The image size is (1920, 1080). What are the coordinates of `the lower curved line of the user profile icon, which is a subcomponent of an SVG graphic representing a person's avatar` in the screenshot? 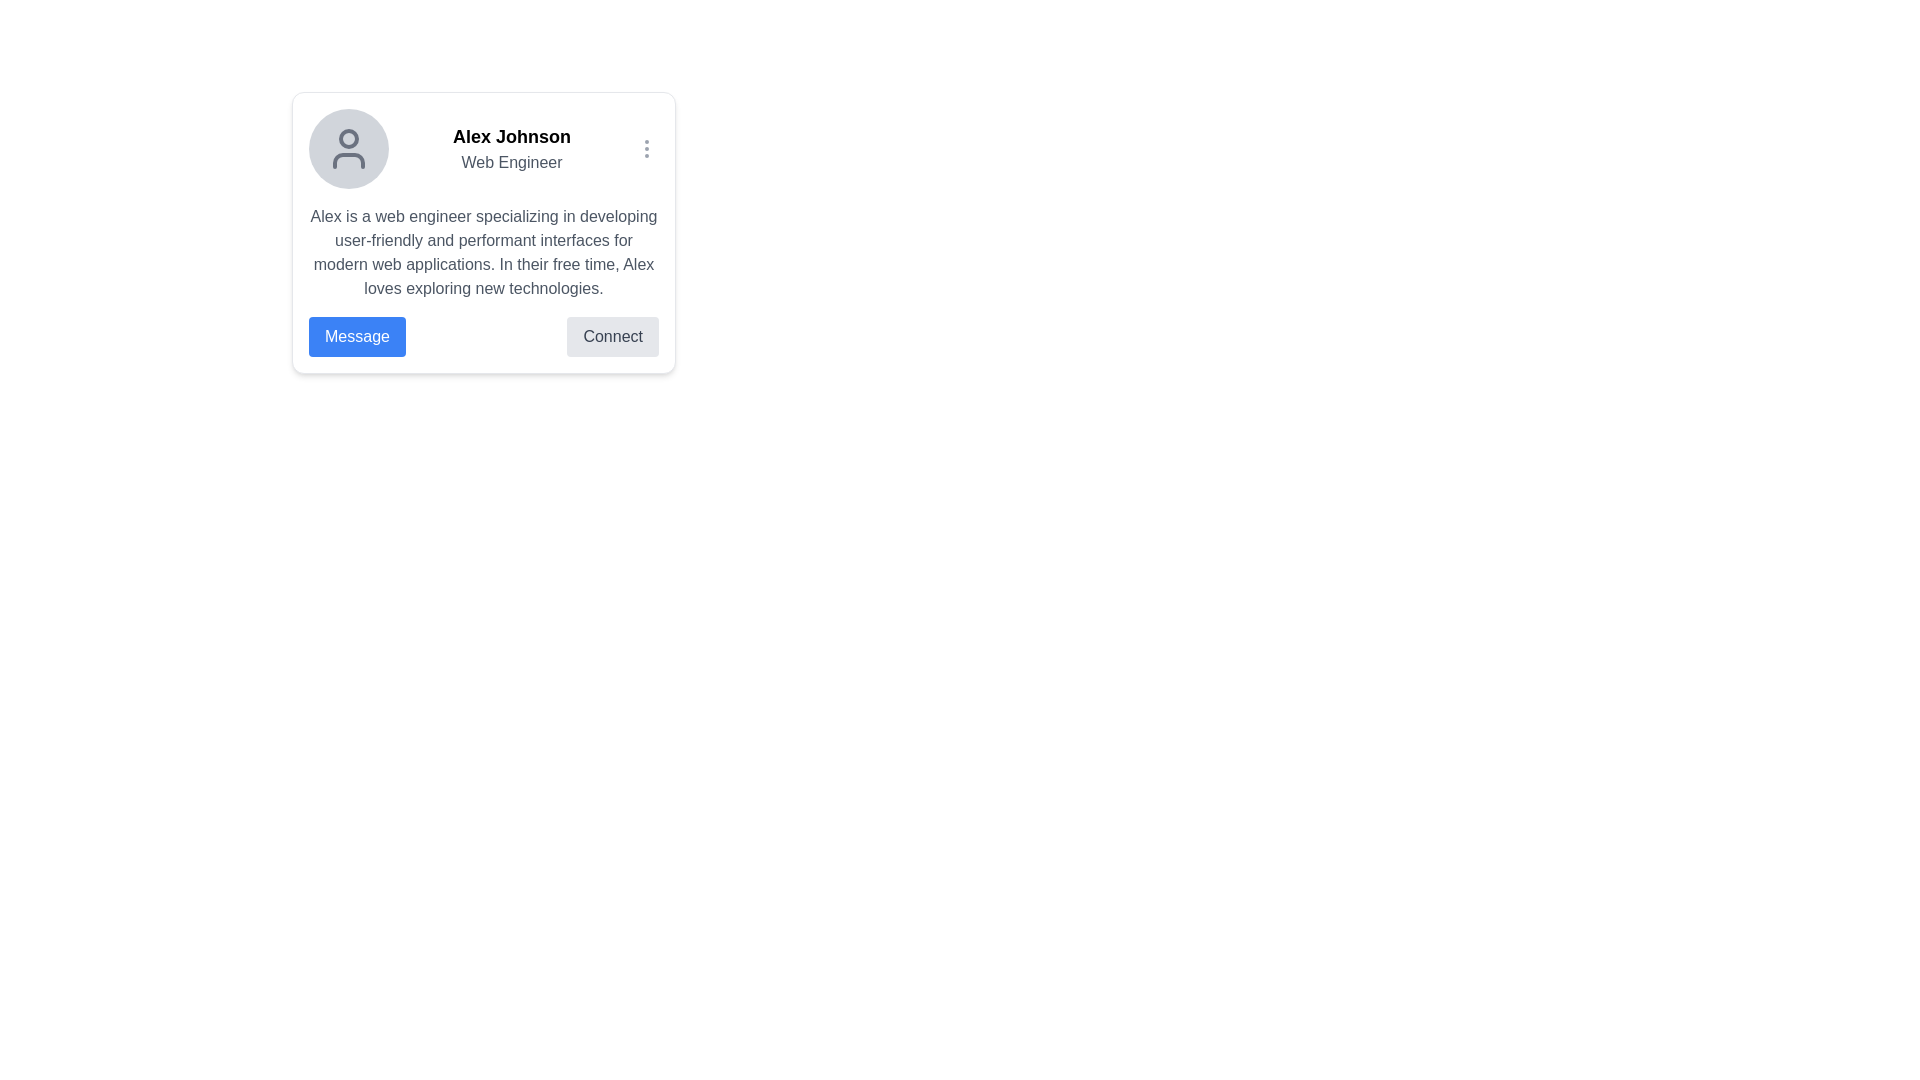 It's located at (349, 160).